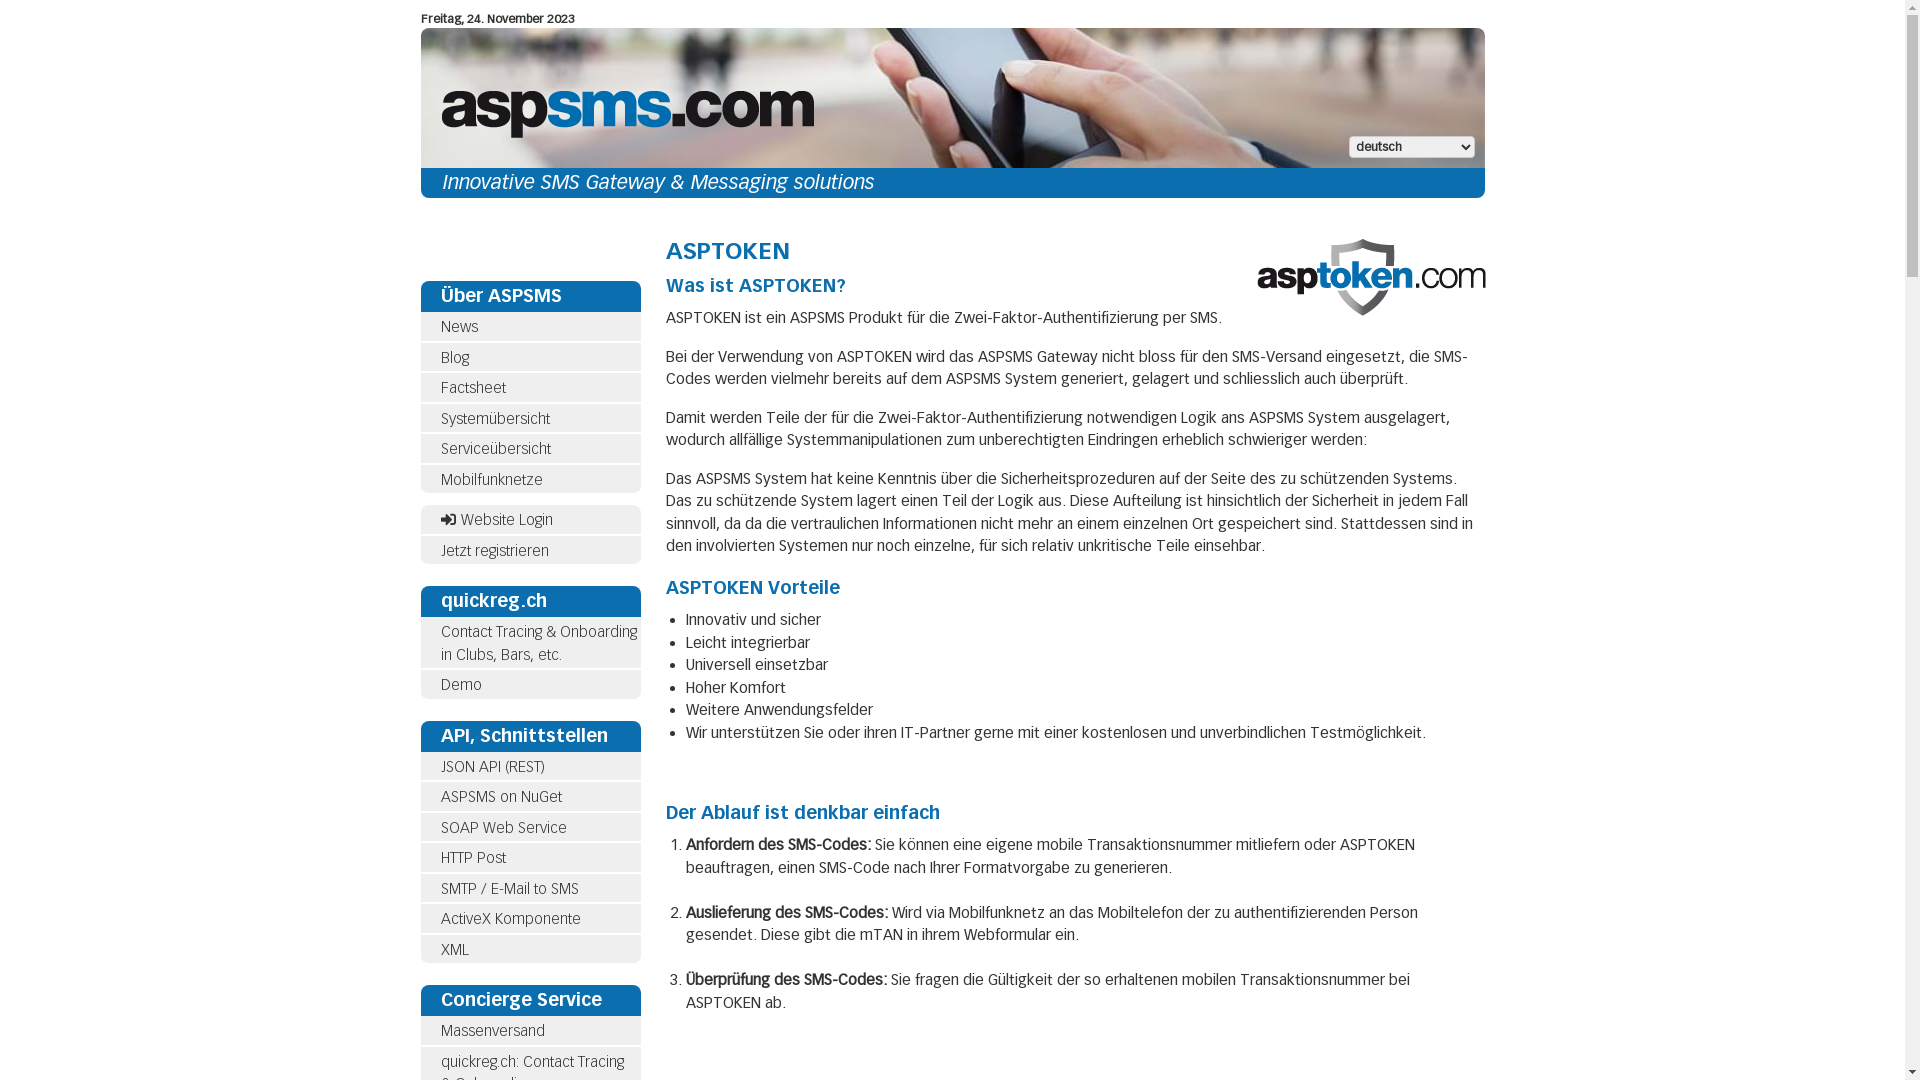 The image size is (1920, 1080). Describe the element at coordinates (493, 600) in the screenshot. I see `'quickreg.ch'` at that location.